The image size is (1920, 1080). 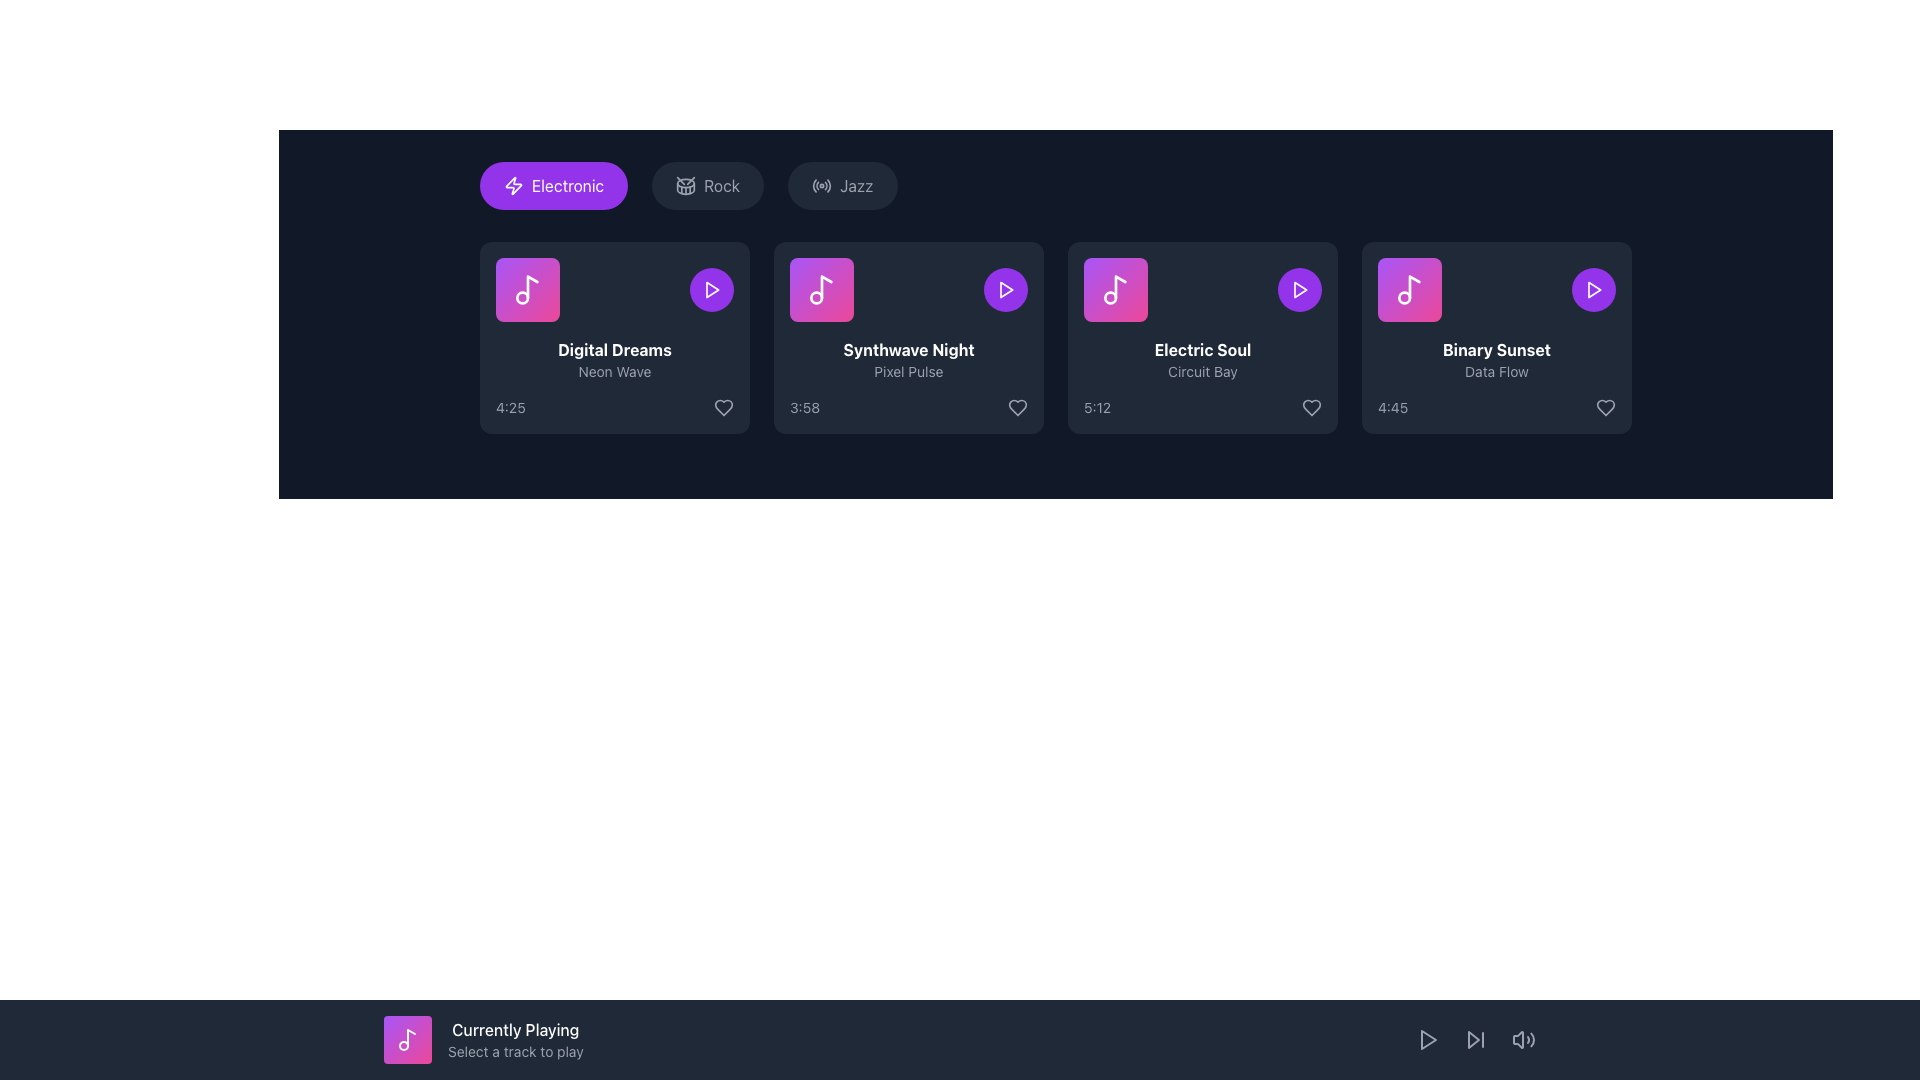 I want to click on the 'skip forward' button located in the bottom-right control bar of the interface, so click(x=1476, y=1039).